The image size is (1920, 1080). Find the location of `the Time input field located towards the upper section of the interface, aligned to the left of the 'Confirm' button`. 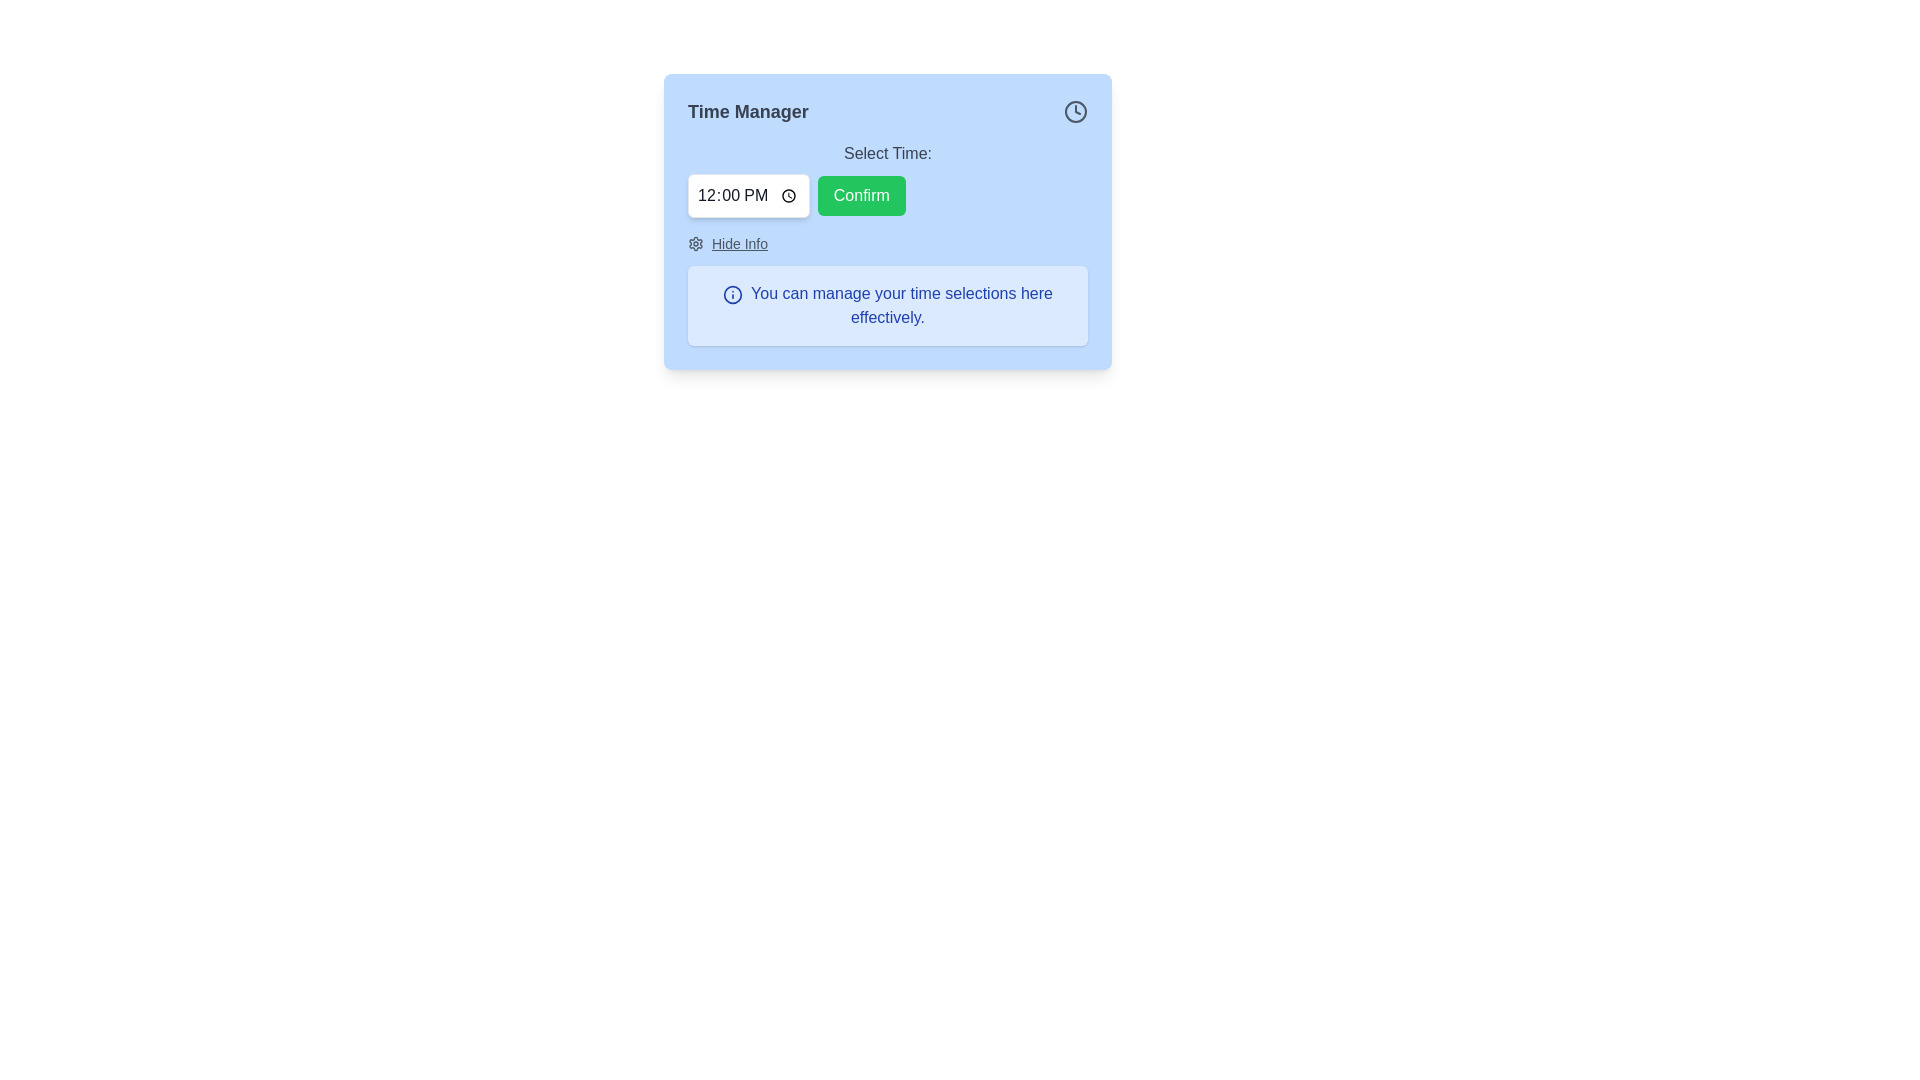

the Time input field located towards the upper section of the interface, aligned to the left of the 'Confirm' button is located at coordinates (747, 196).